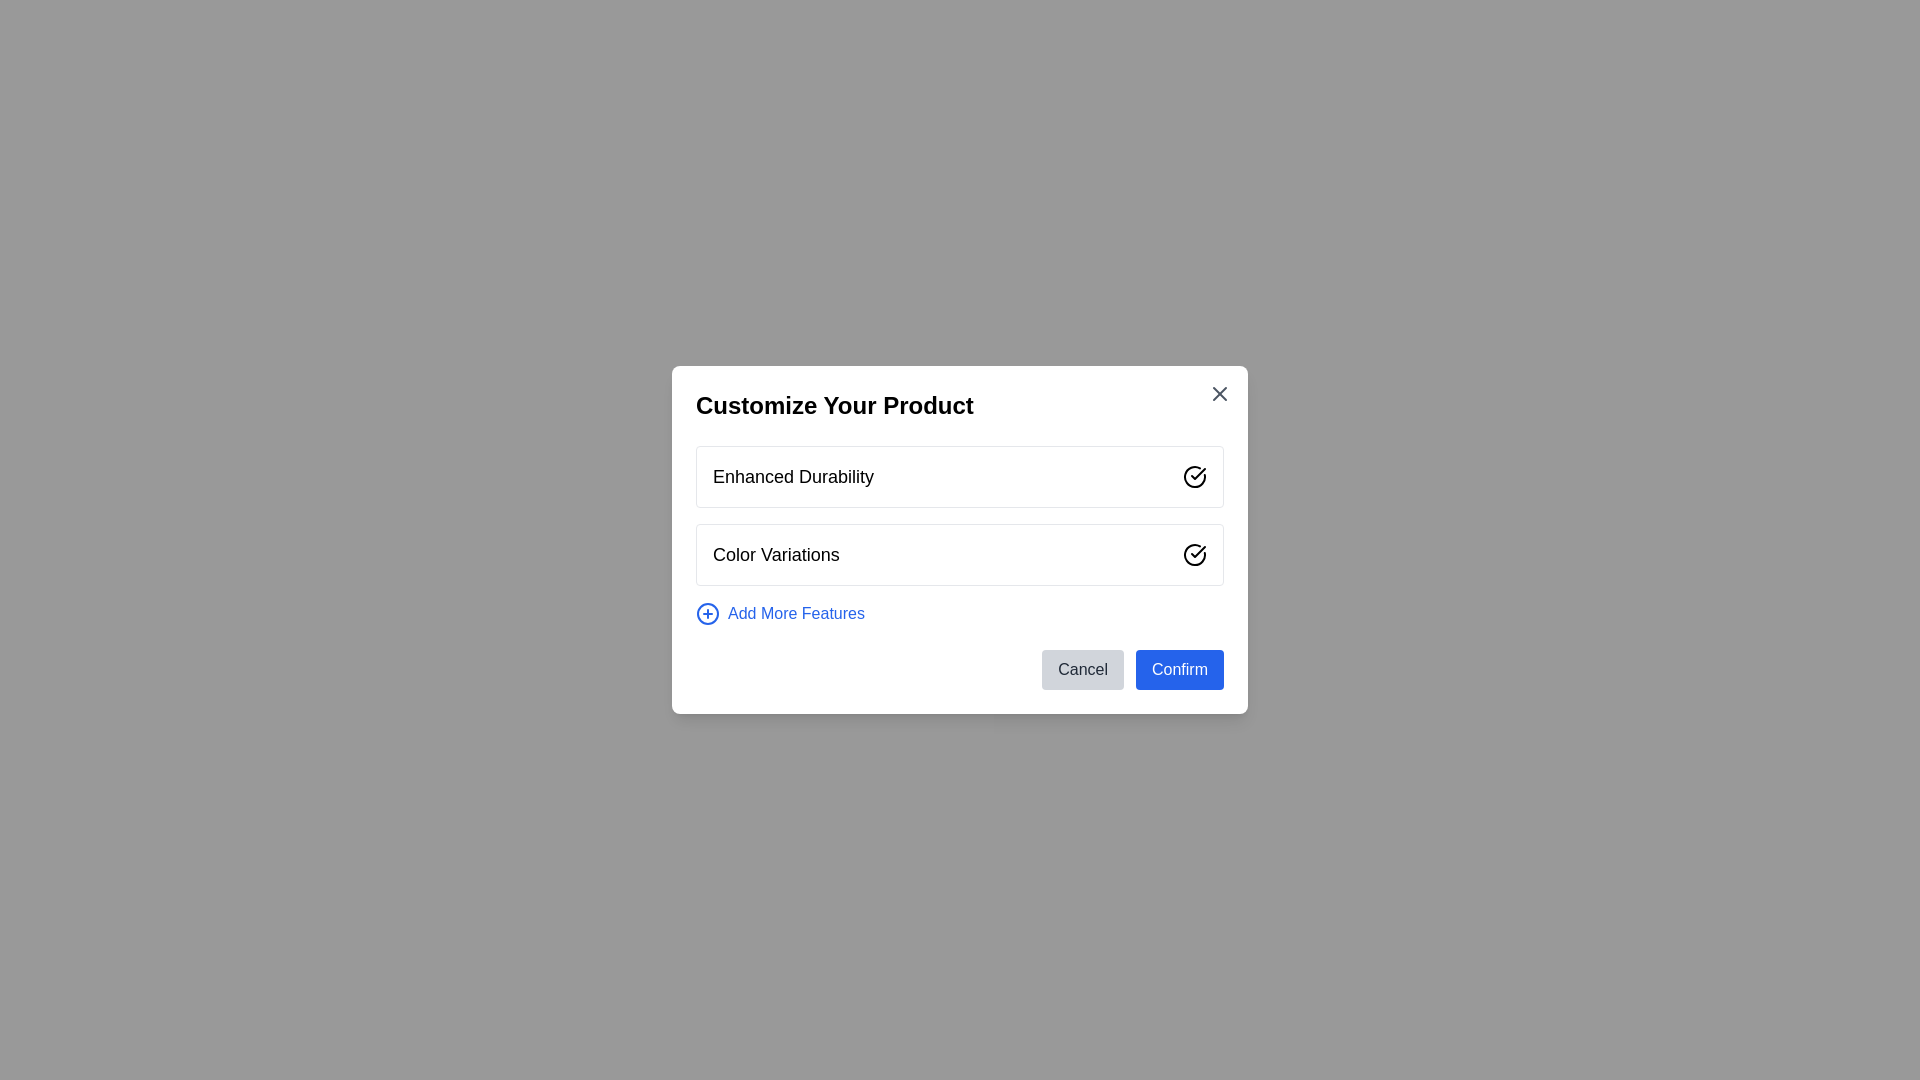 This screenshot has height=1080, width=1920. Describe the element at coordinates (1082, 670) in the screenshot. I see `the cancel button located` at that location.